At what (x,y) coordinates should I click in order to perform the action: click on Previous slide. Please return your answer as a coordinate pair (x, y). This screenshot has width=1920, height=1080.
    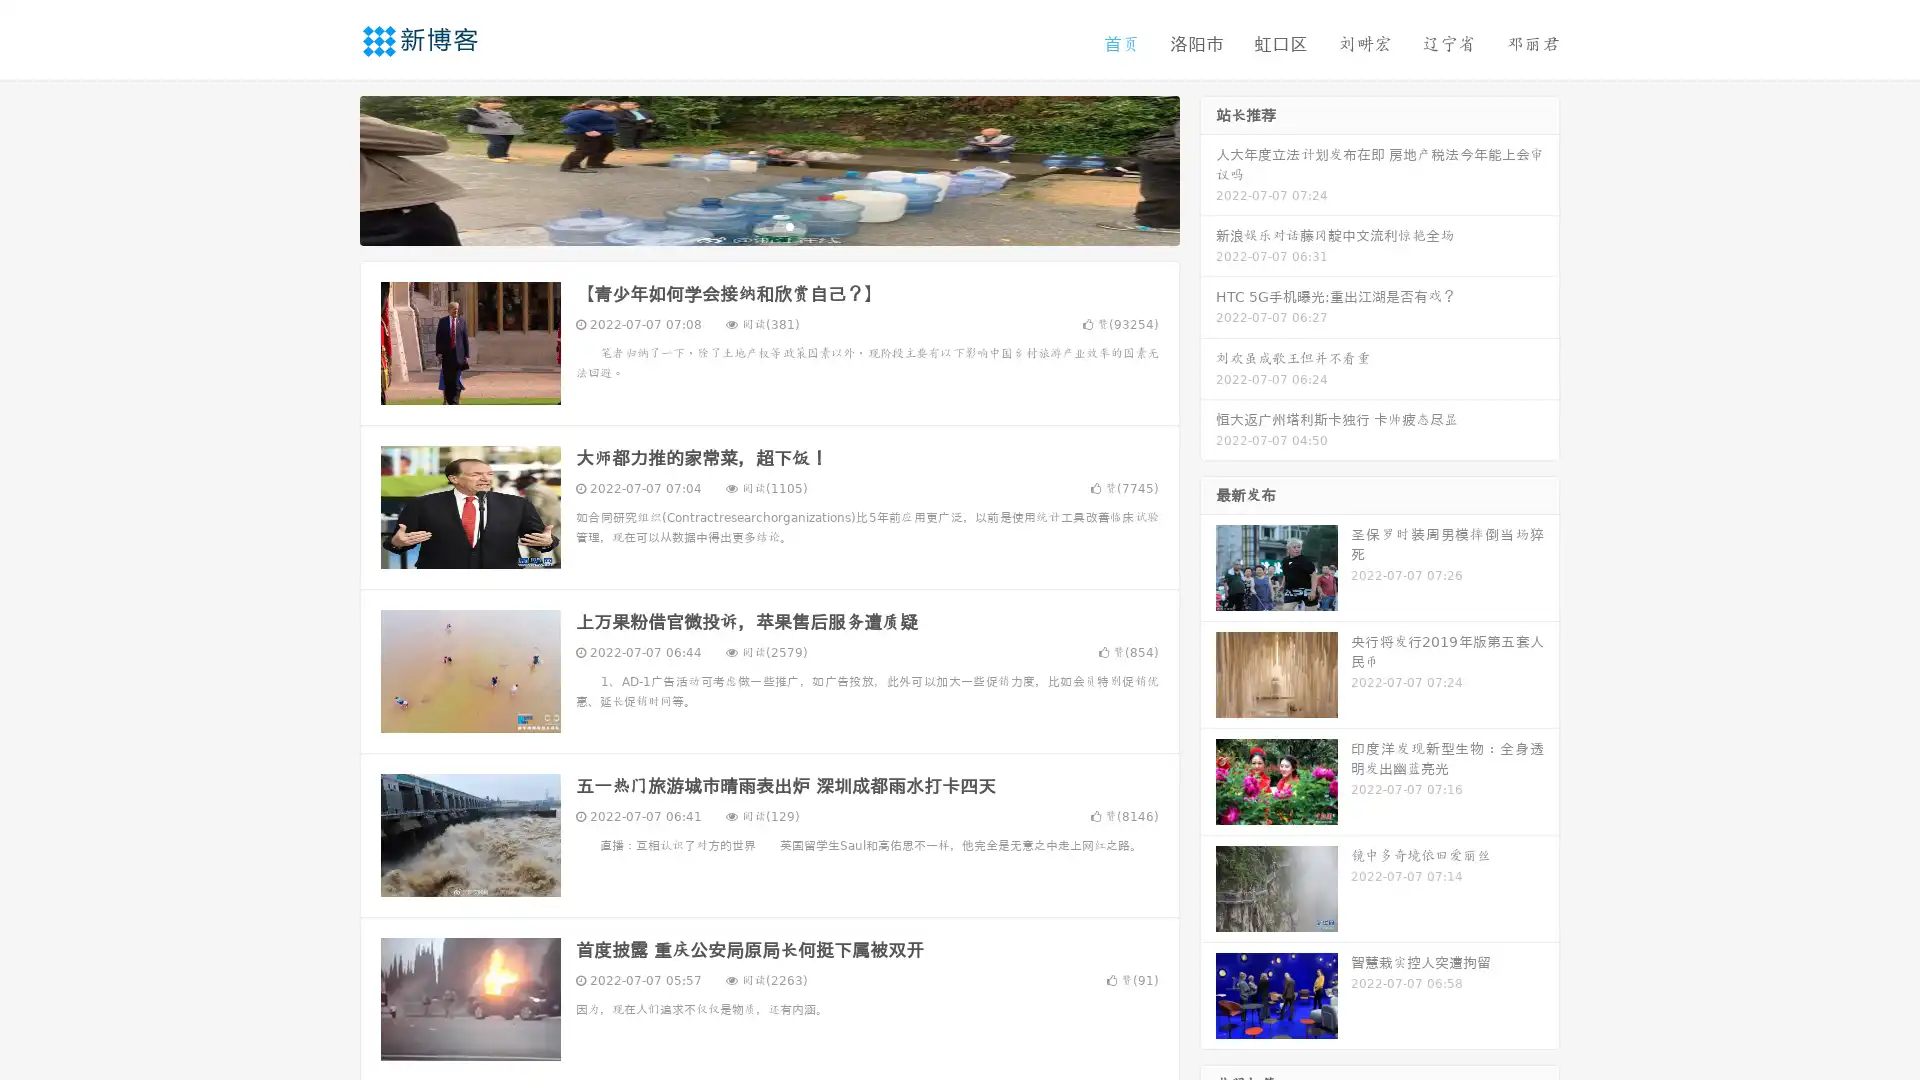
    Looking at the image, I should click on (330, 168).